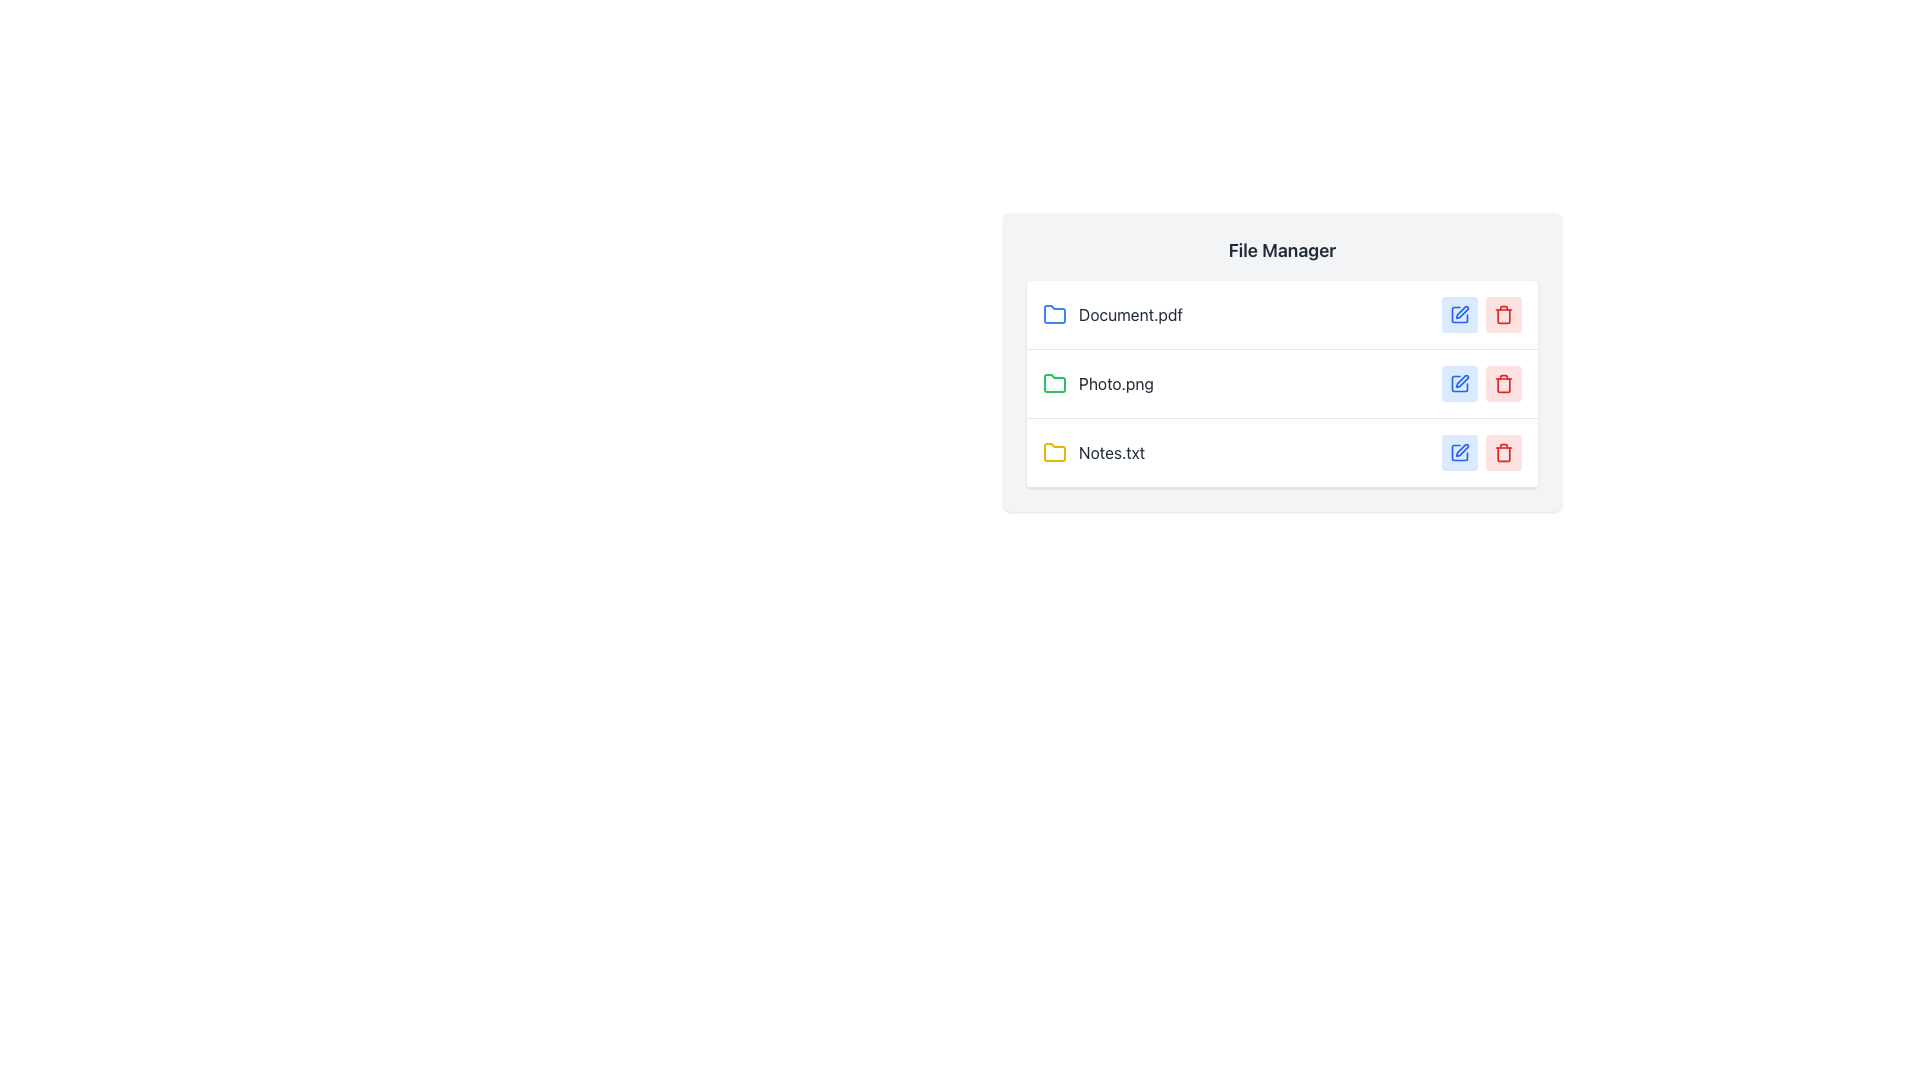  I want to click on the text label reading 'Notes.txt' styled in gray font, which is the last item in the file manager's list of files, so click(1111, 452).